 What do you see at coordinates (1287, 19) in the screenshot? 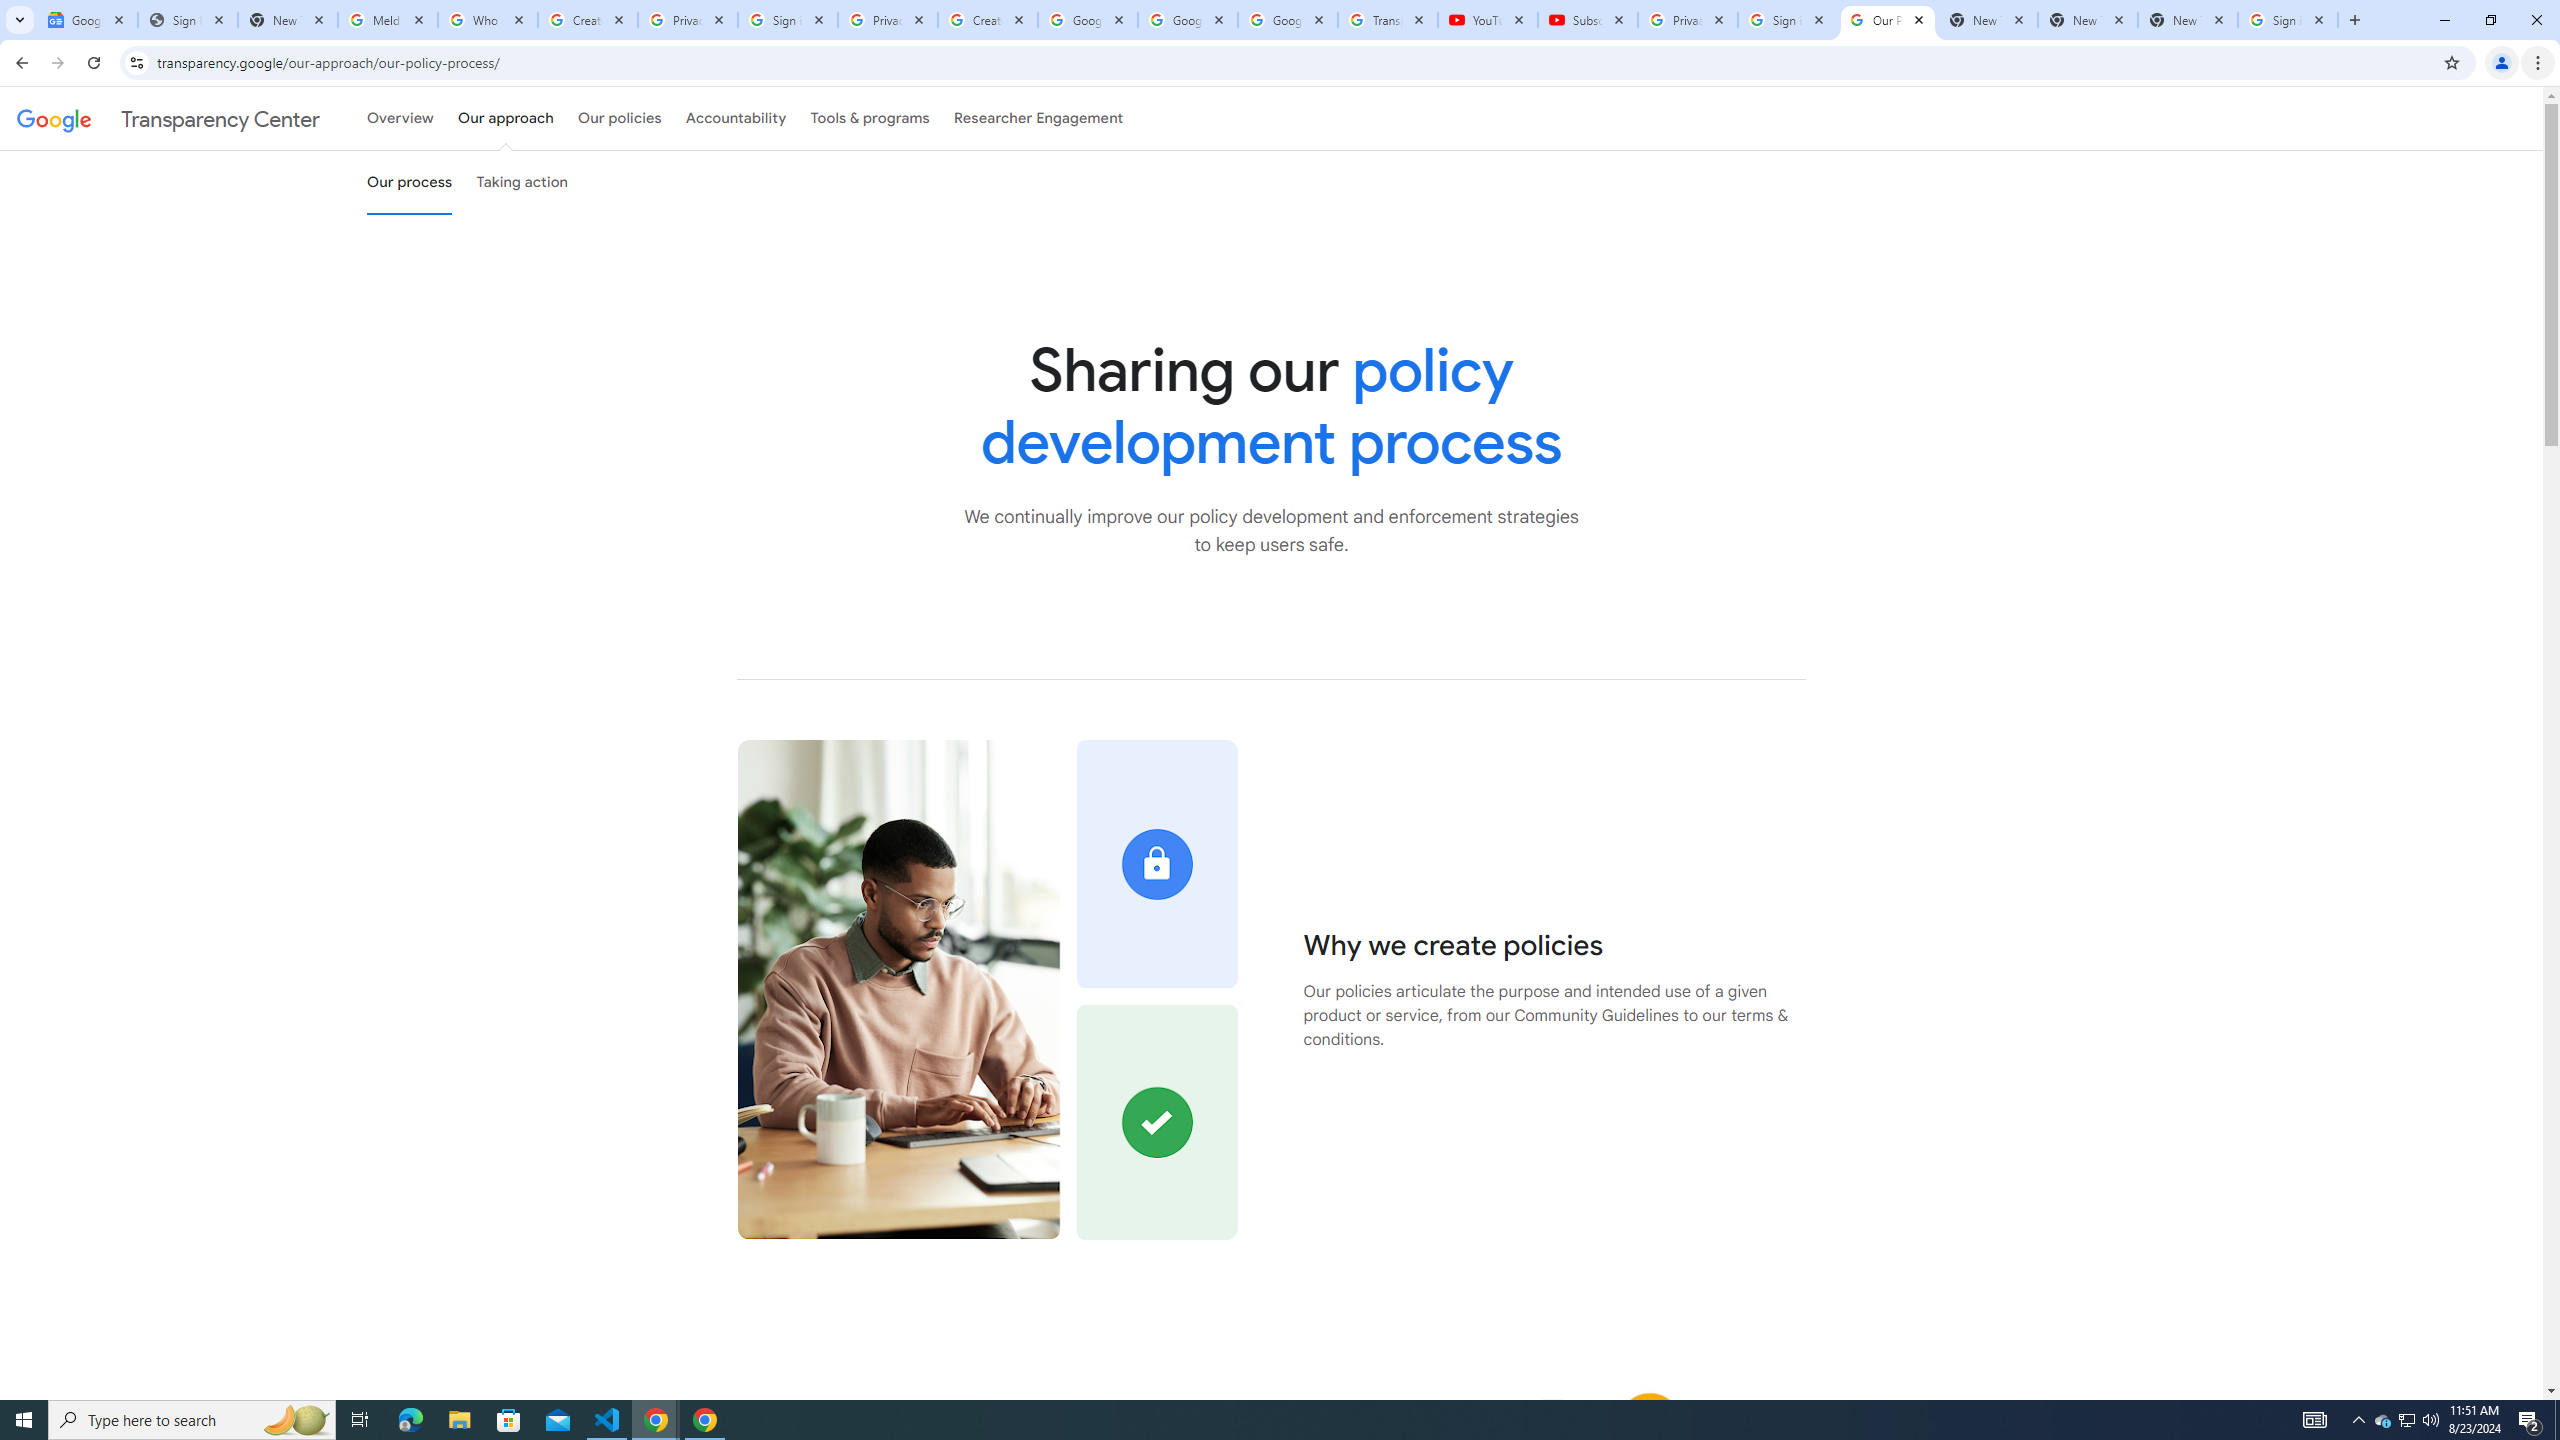
I see `'Google Account'` at bounding box center [1287, 19].